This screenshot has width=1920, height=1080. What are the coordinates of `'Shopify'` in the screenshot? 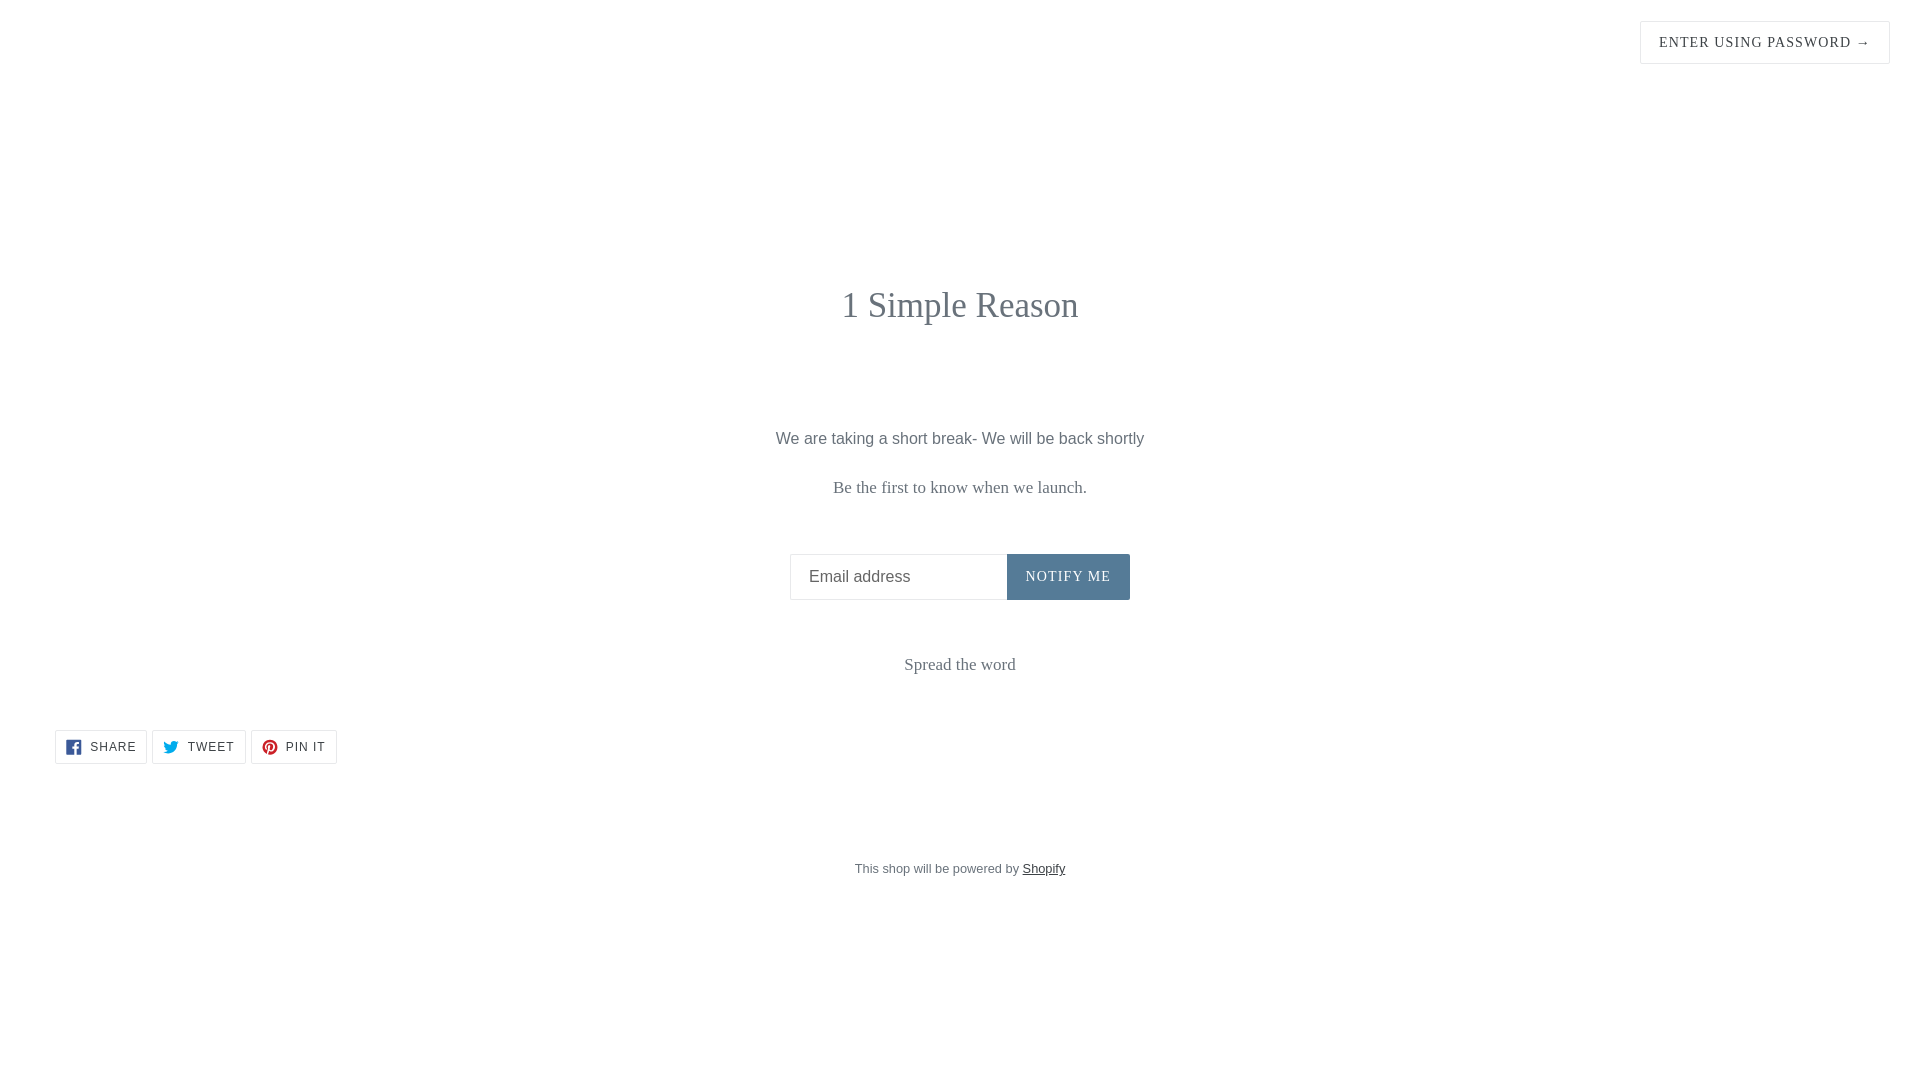 It's located at (1043, 867).